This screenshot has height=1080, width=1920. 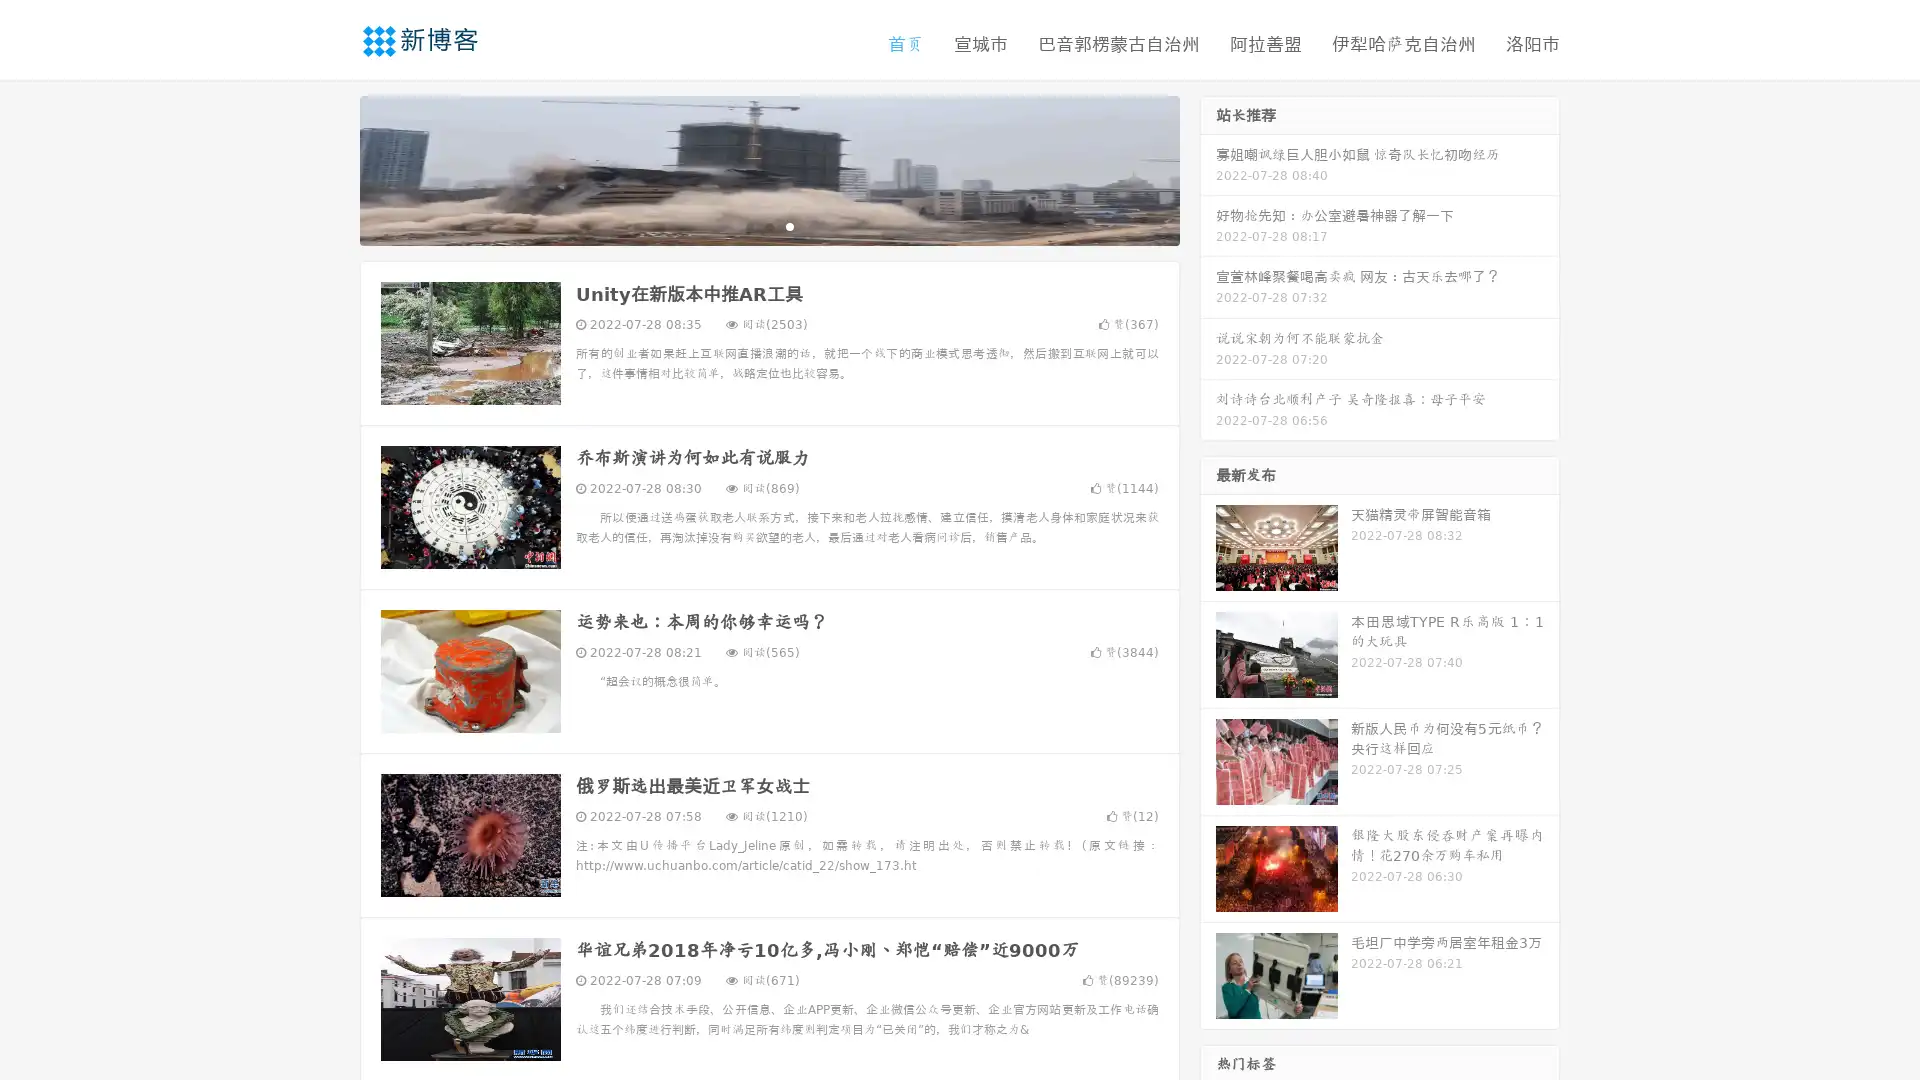 I want to click on Go to slide 2, so click(x=768, y=225).